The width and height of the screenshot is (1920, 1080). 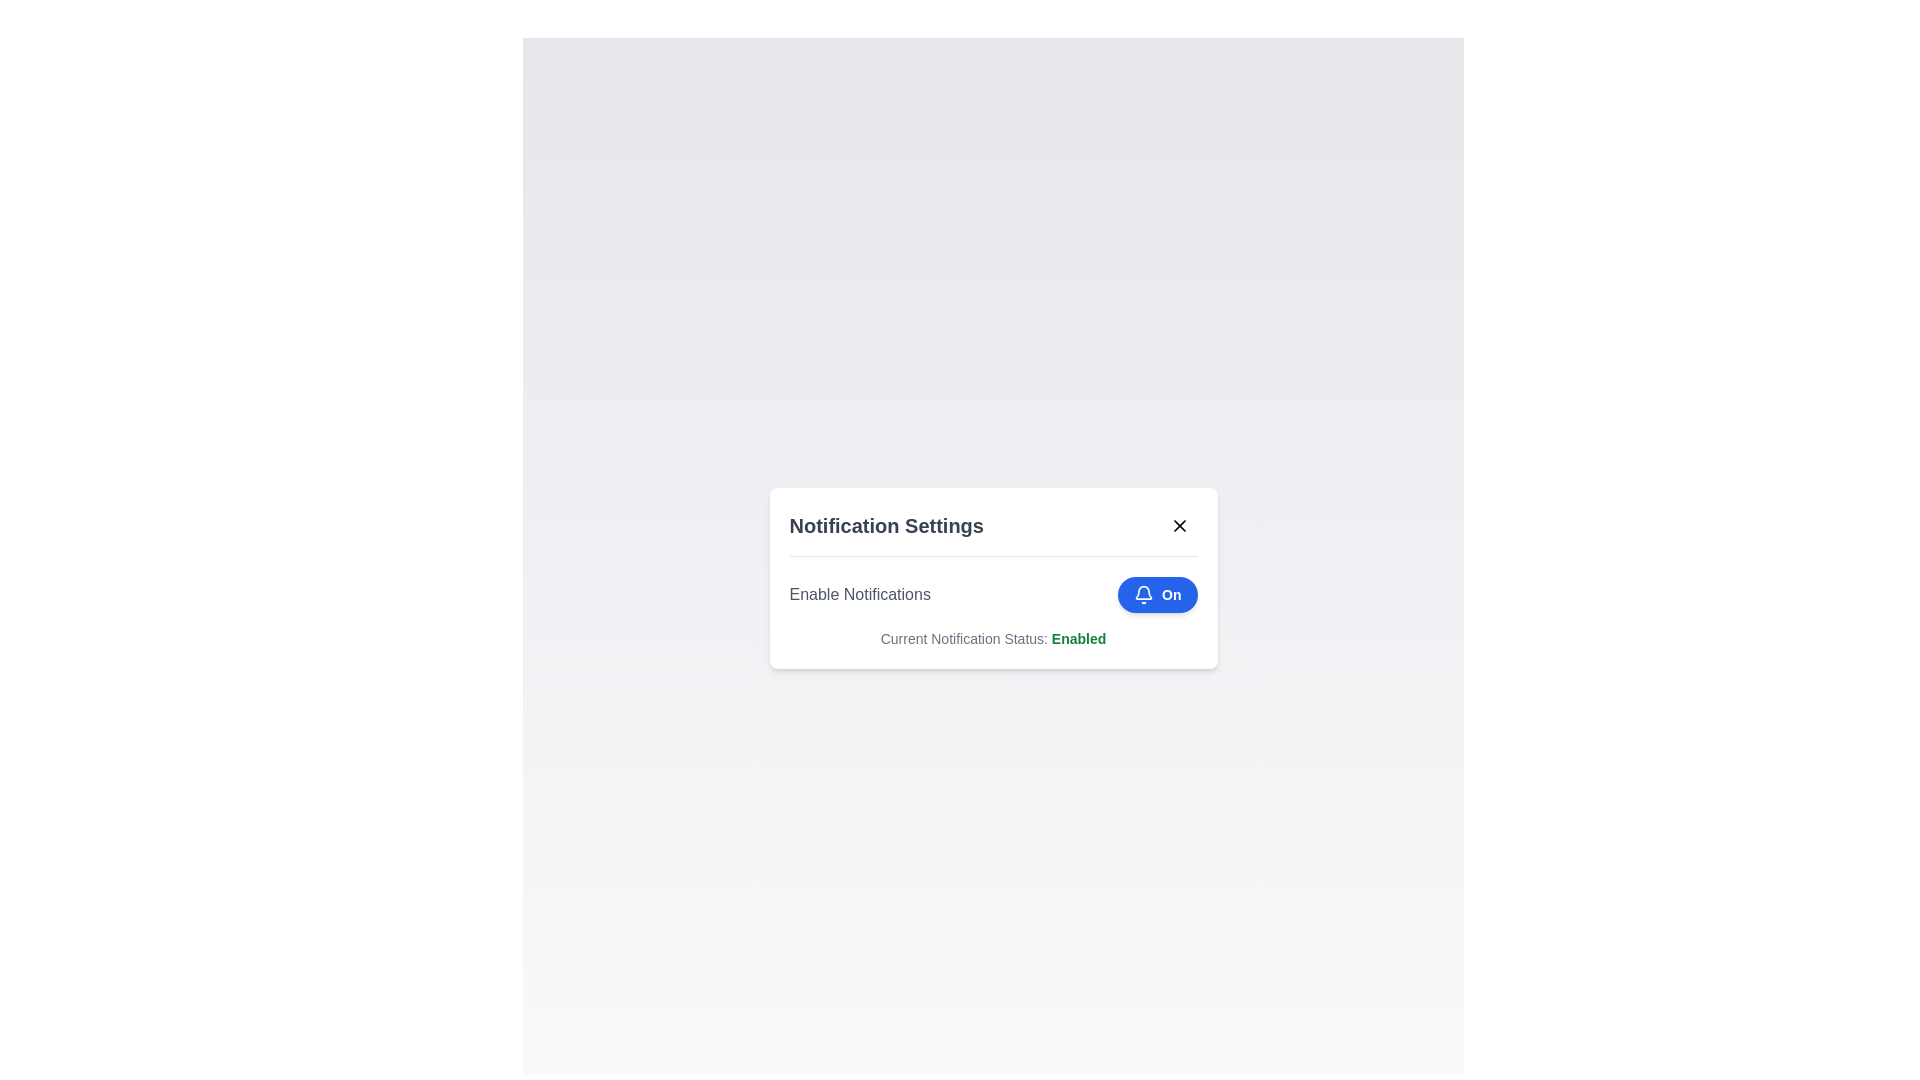 I want to click on the 'Notification Settings' heading, which is a bold, large text label in gray, located at the top-left of its section, so click(x=885, y=524).